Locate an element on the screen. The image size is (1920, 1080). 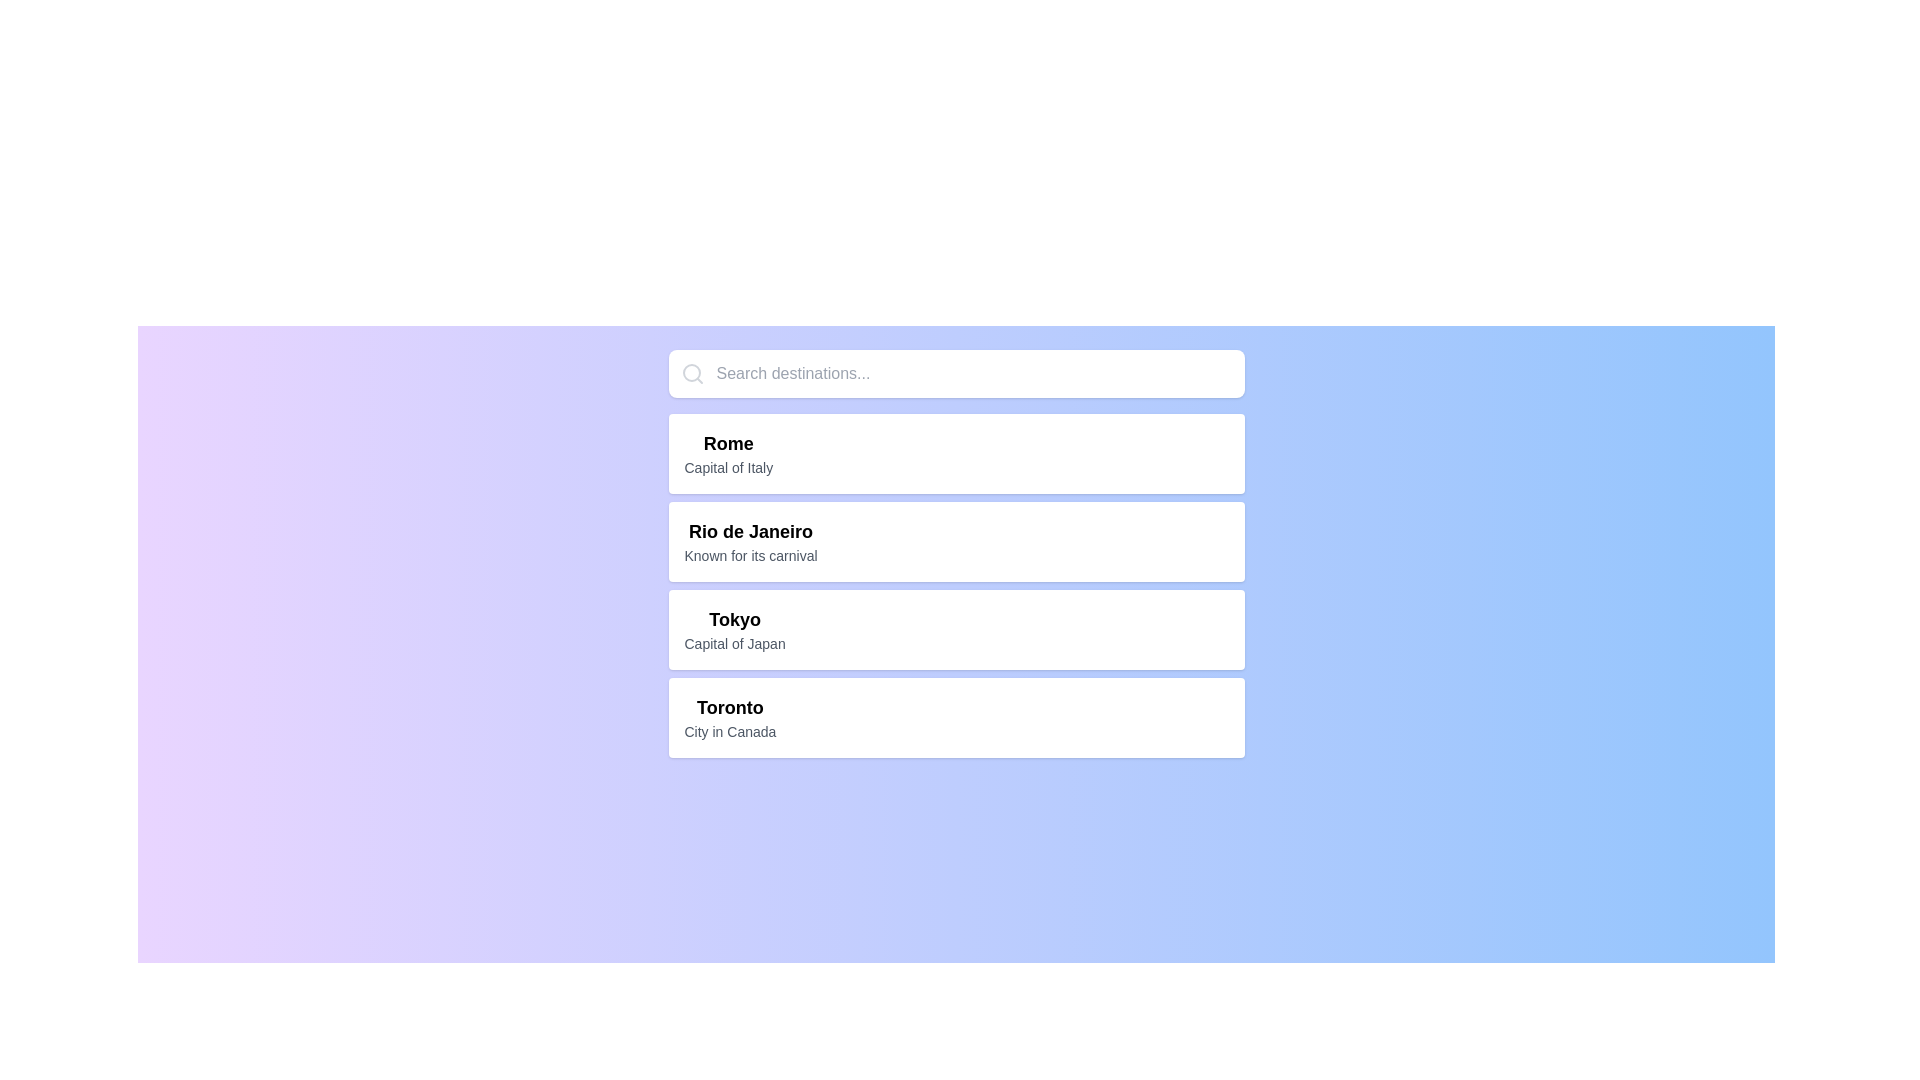
properties of the text label located beneath the 'Tokyo' title within the third card of a vertical list is located at coordinates (734, 644).